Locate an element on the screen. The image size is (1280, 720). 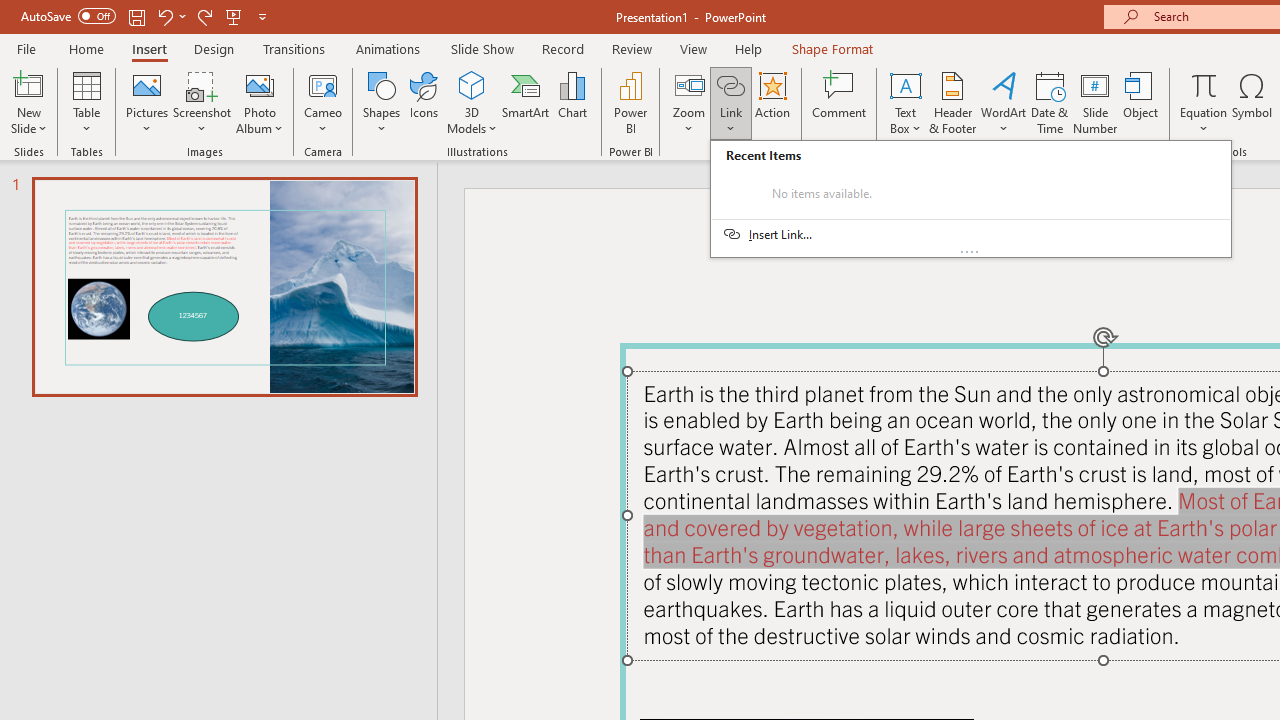
'Symbol...' is located at coordinates (1251, 103).